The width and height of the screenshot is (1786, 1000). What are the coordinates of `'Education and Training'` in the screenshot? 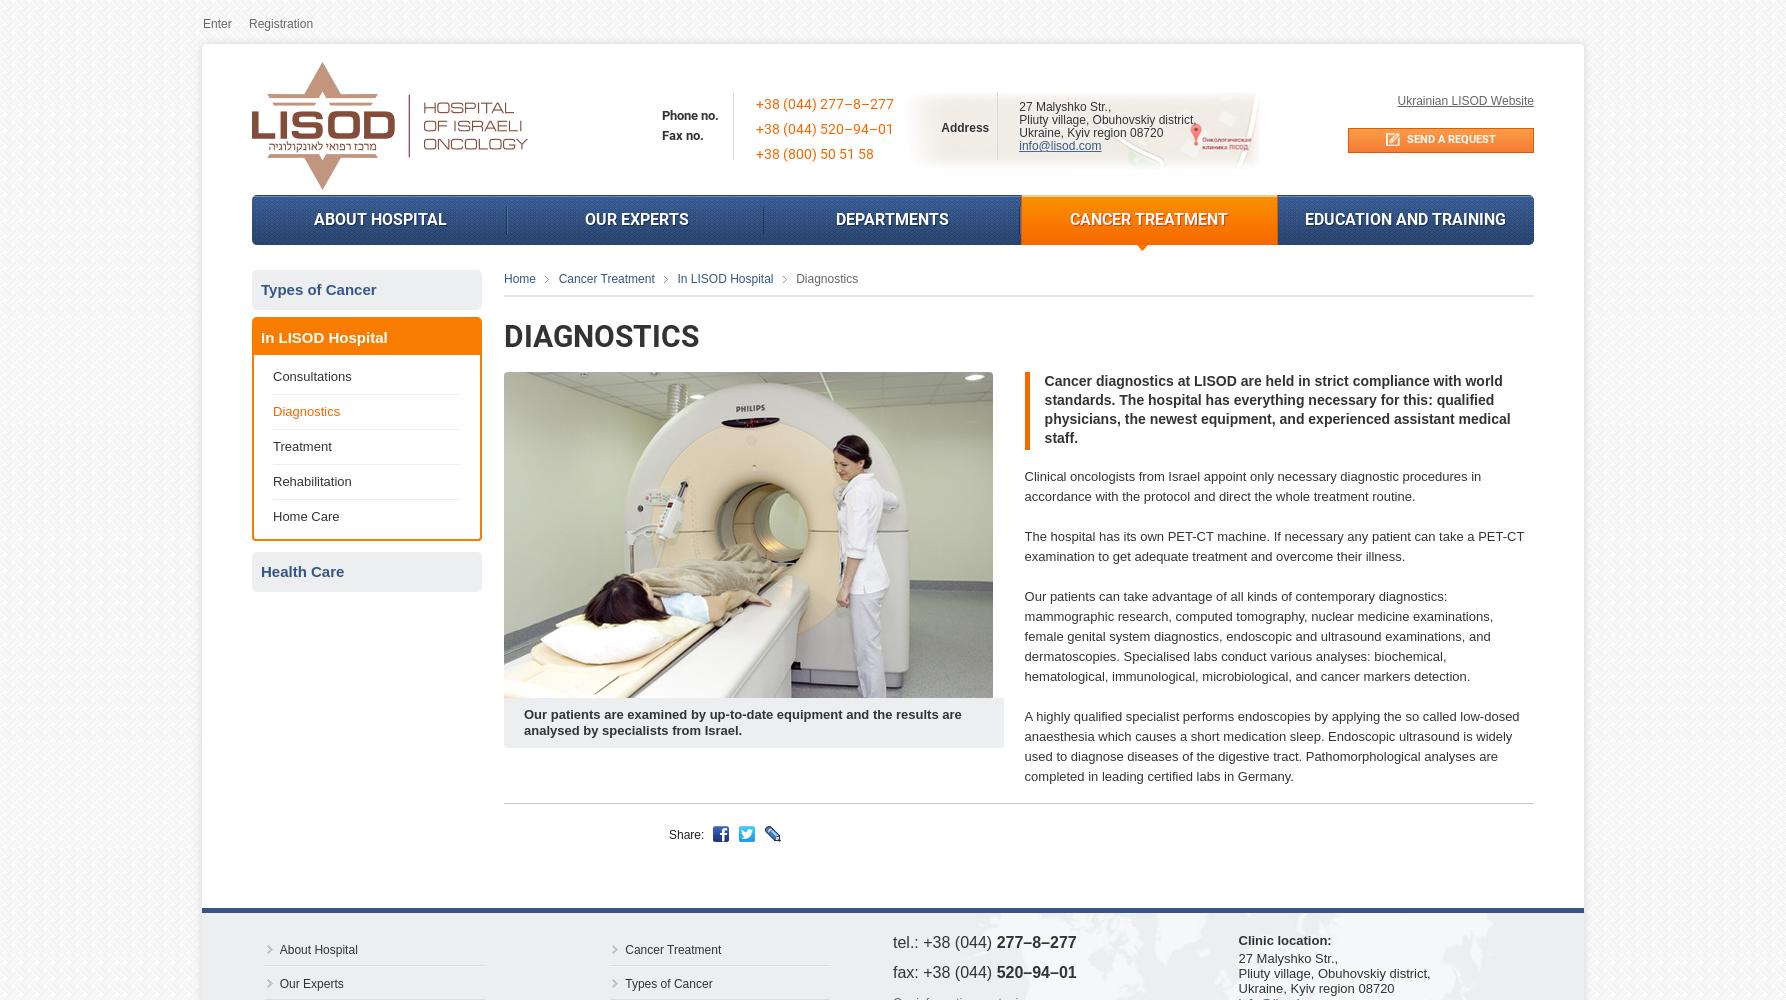 It's located at (1404, 217).